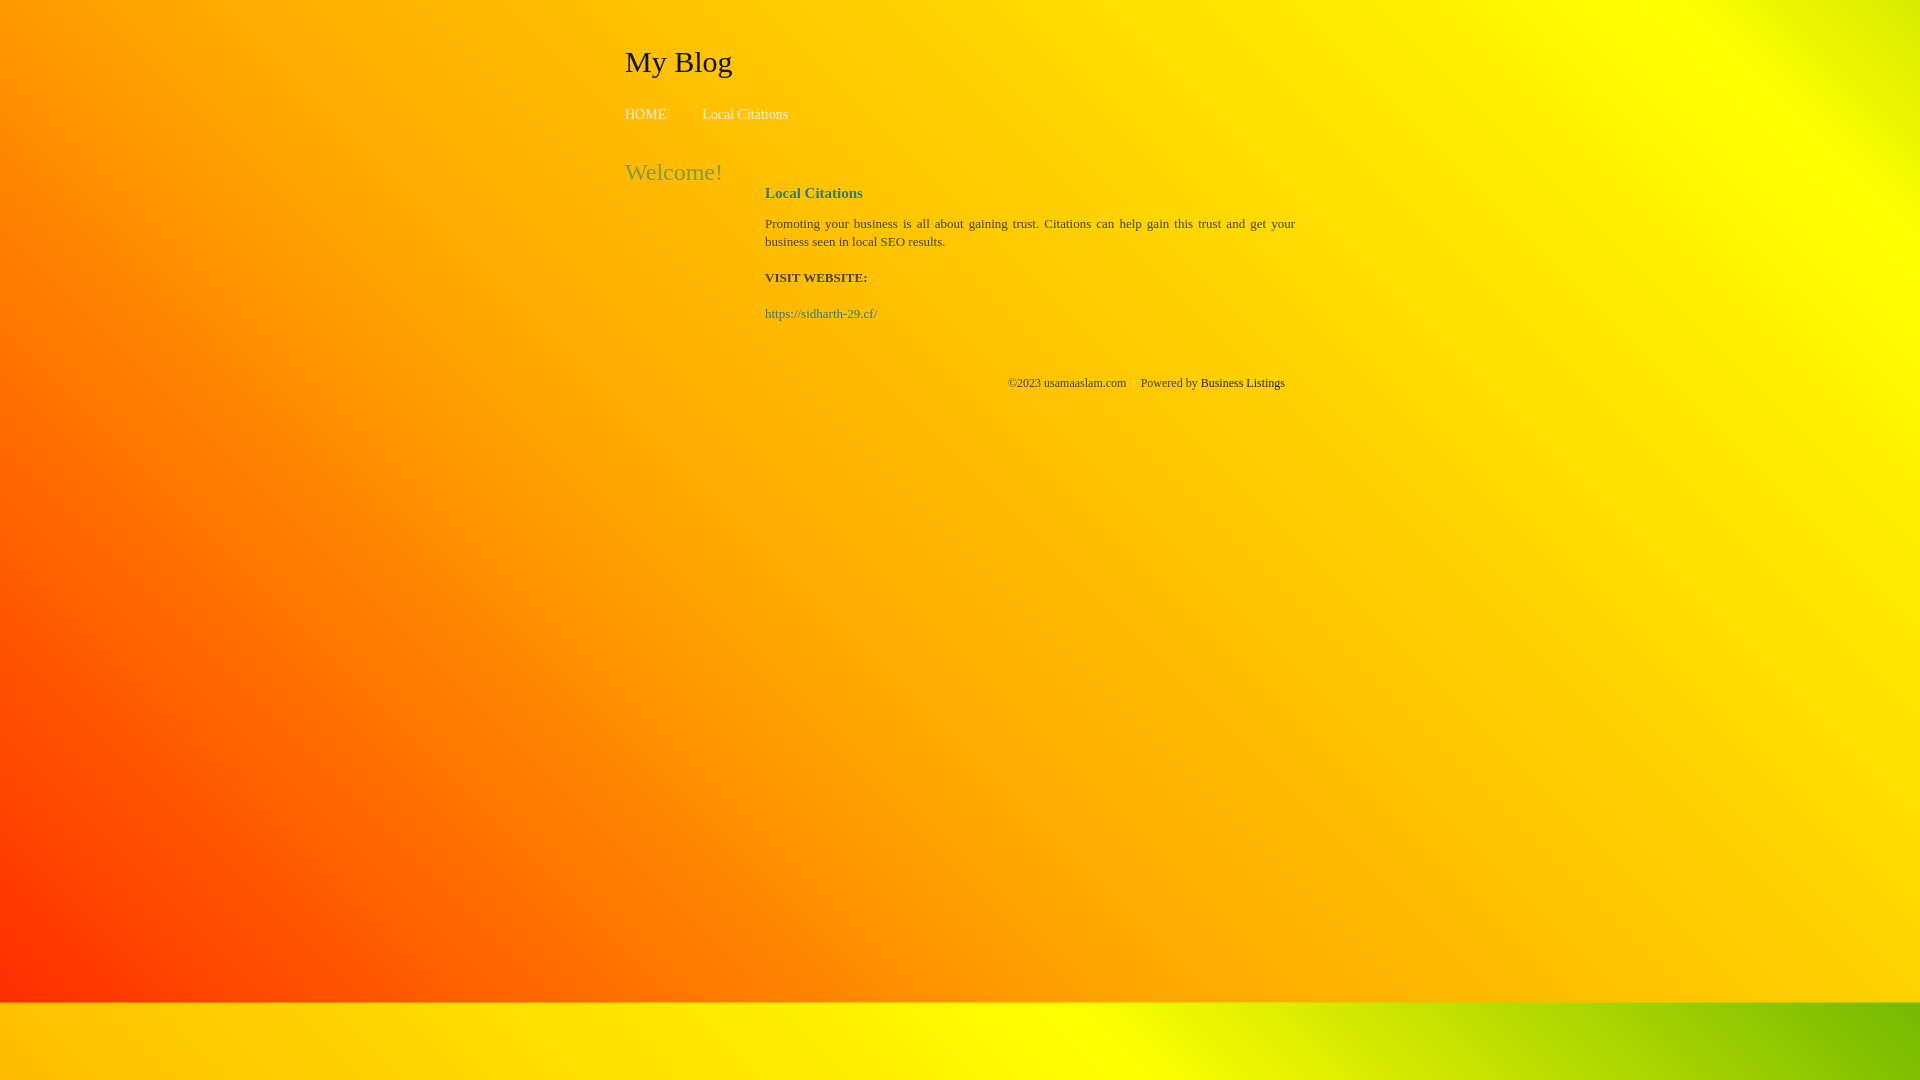  Describe the element at coordinates (743, 114) in the screenshot. I see `'Local Citations'` at that location.